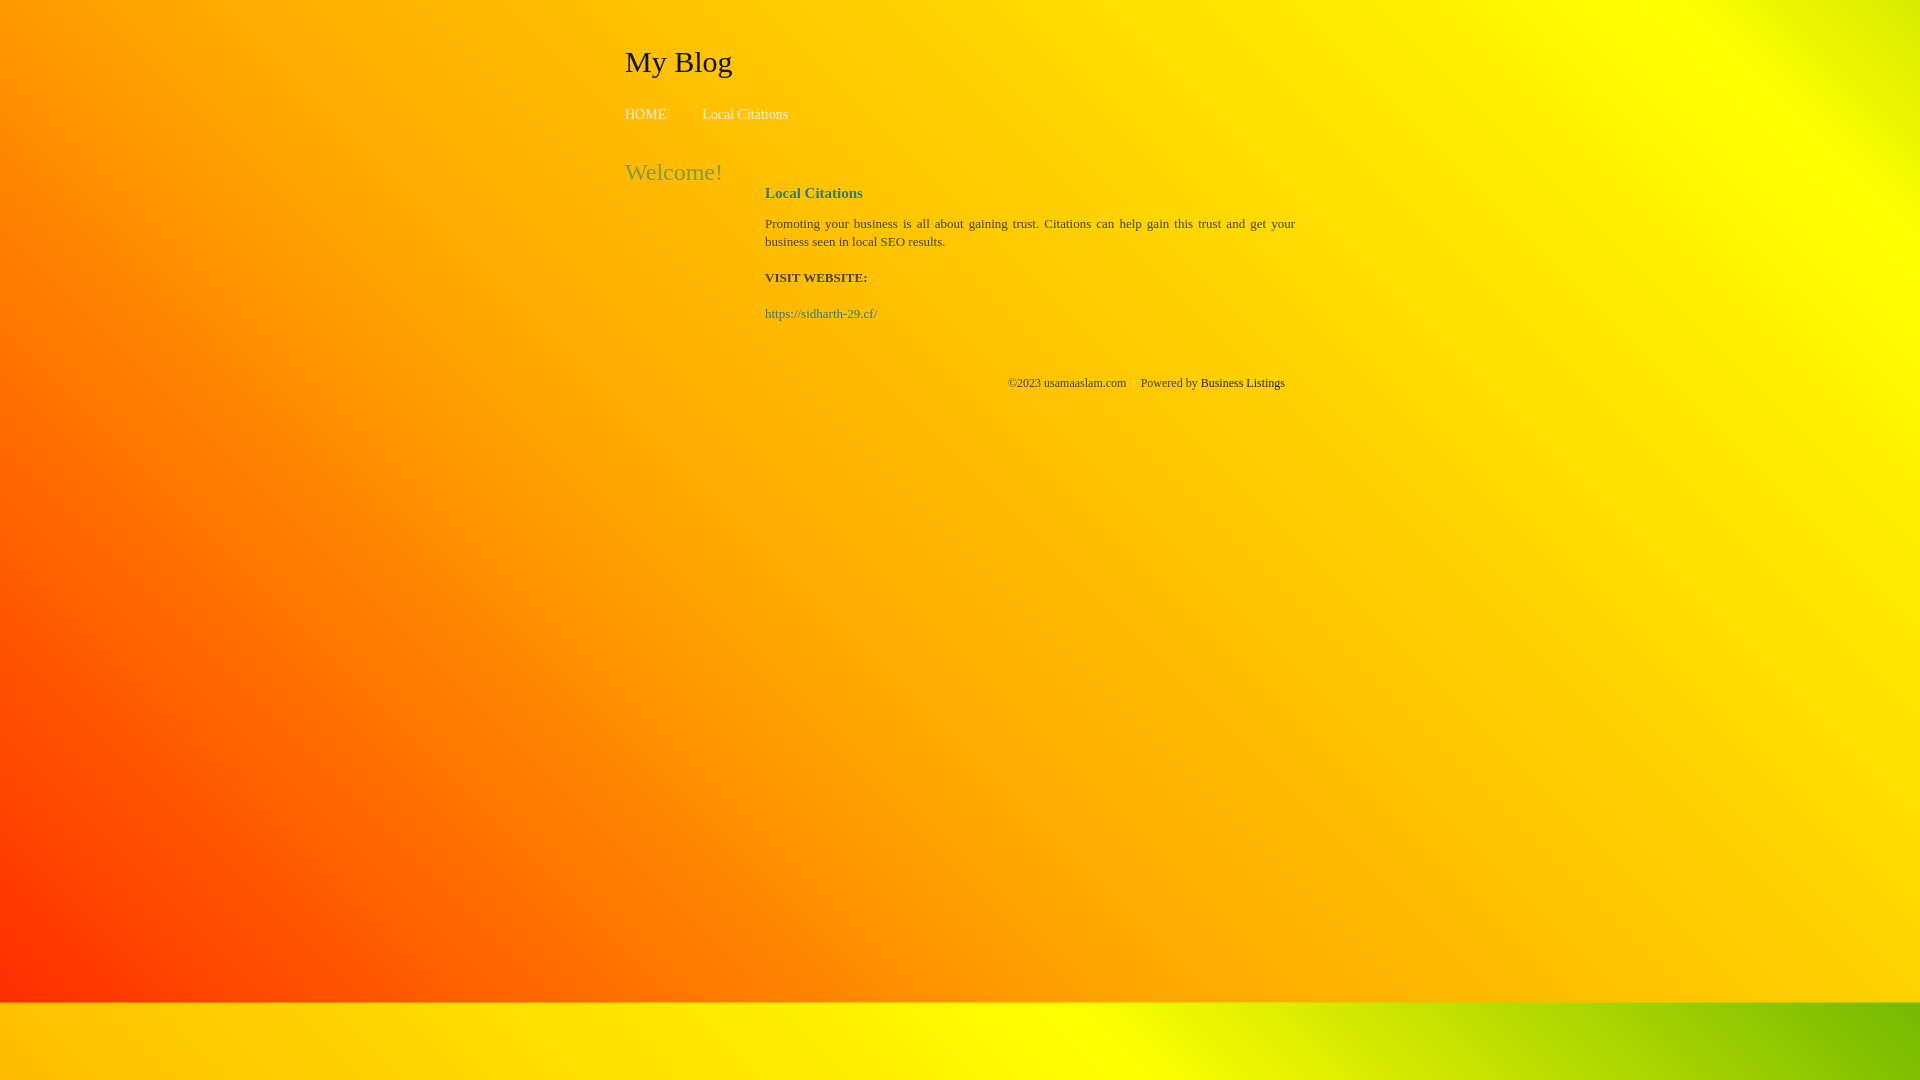  Describe the element at coordinates (743, 114) in the screenshot. I see `'Local Citations'` at that location.